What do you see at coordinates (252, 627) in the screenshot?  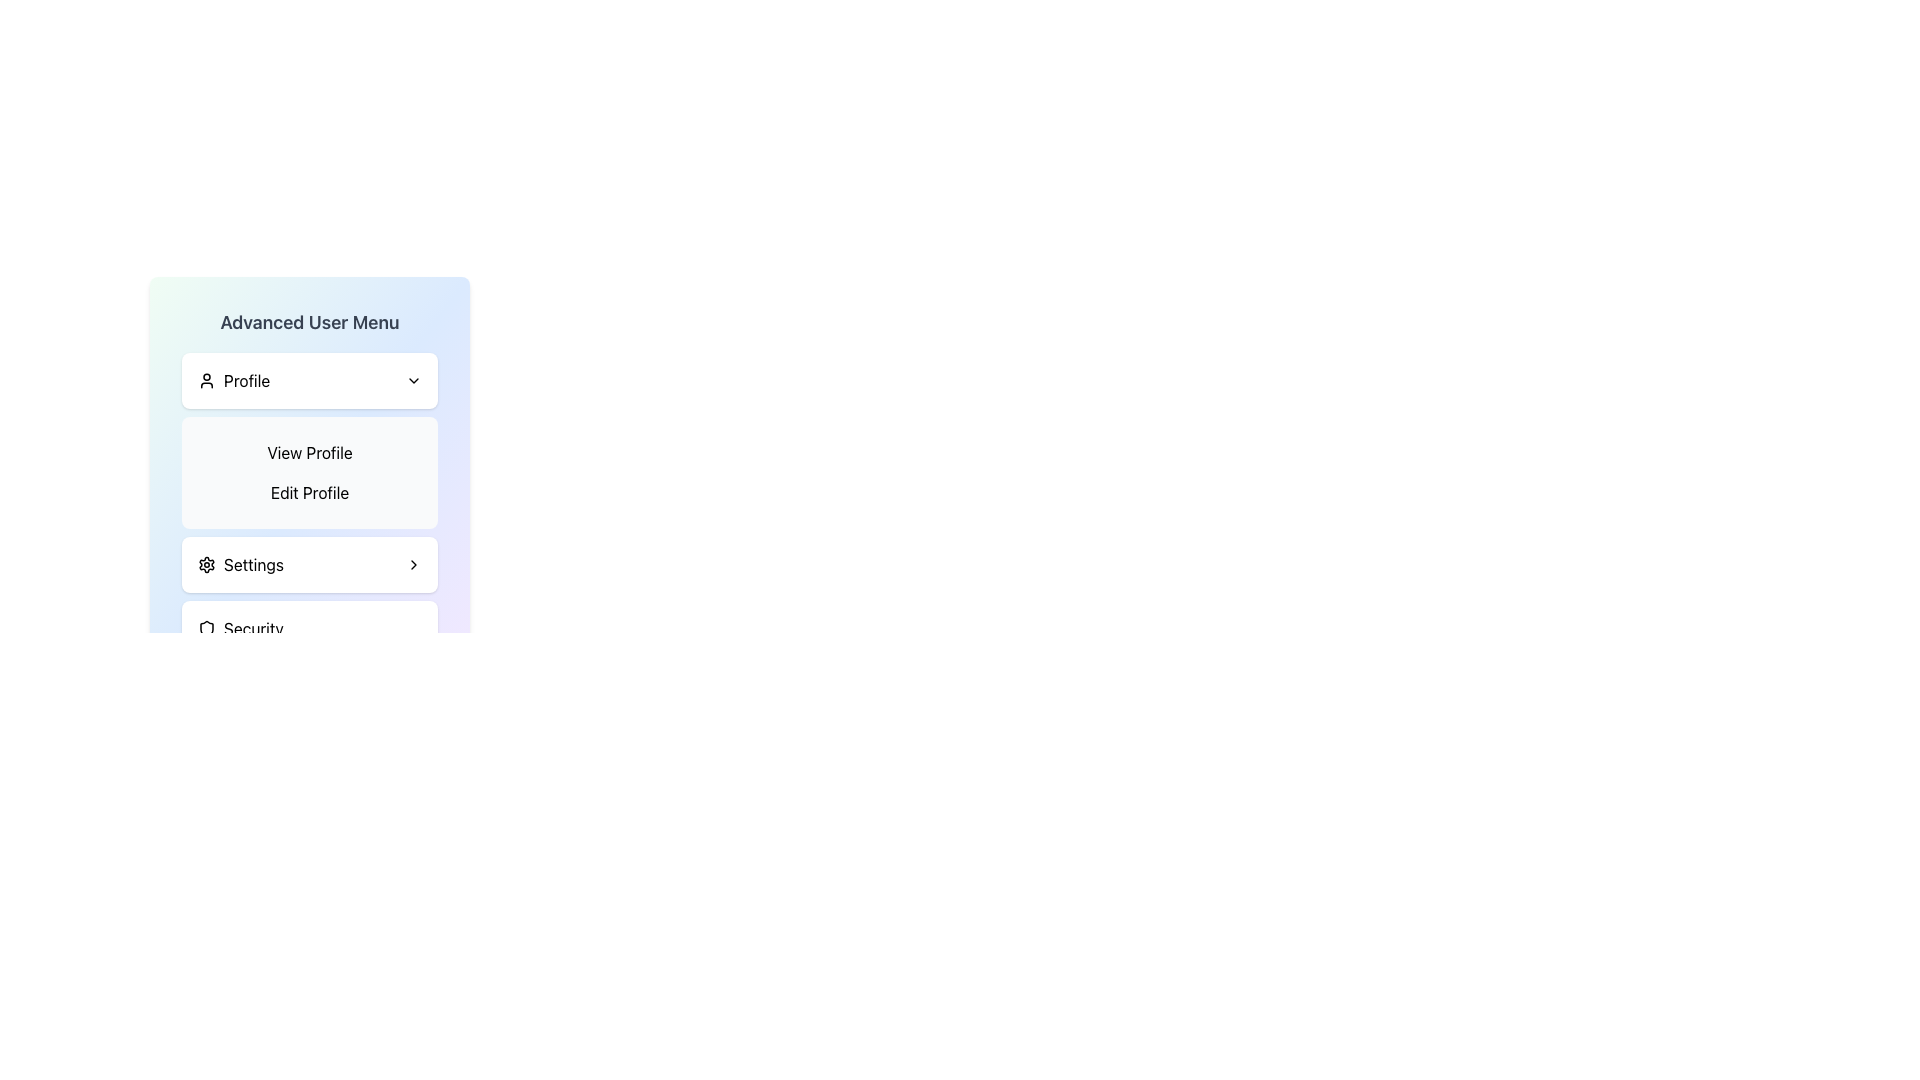 I see `the 'Security' text label element` at bounding box center [252, 627].